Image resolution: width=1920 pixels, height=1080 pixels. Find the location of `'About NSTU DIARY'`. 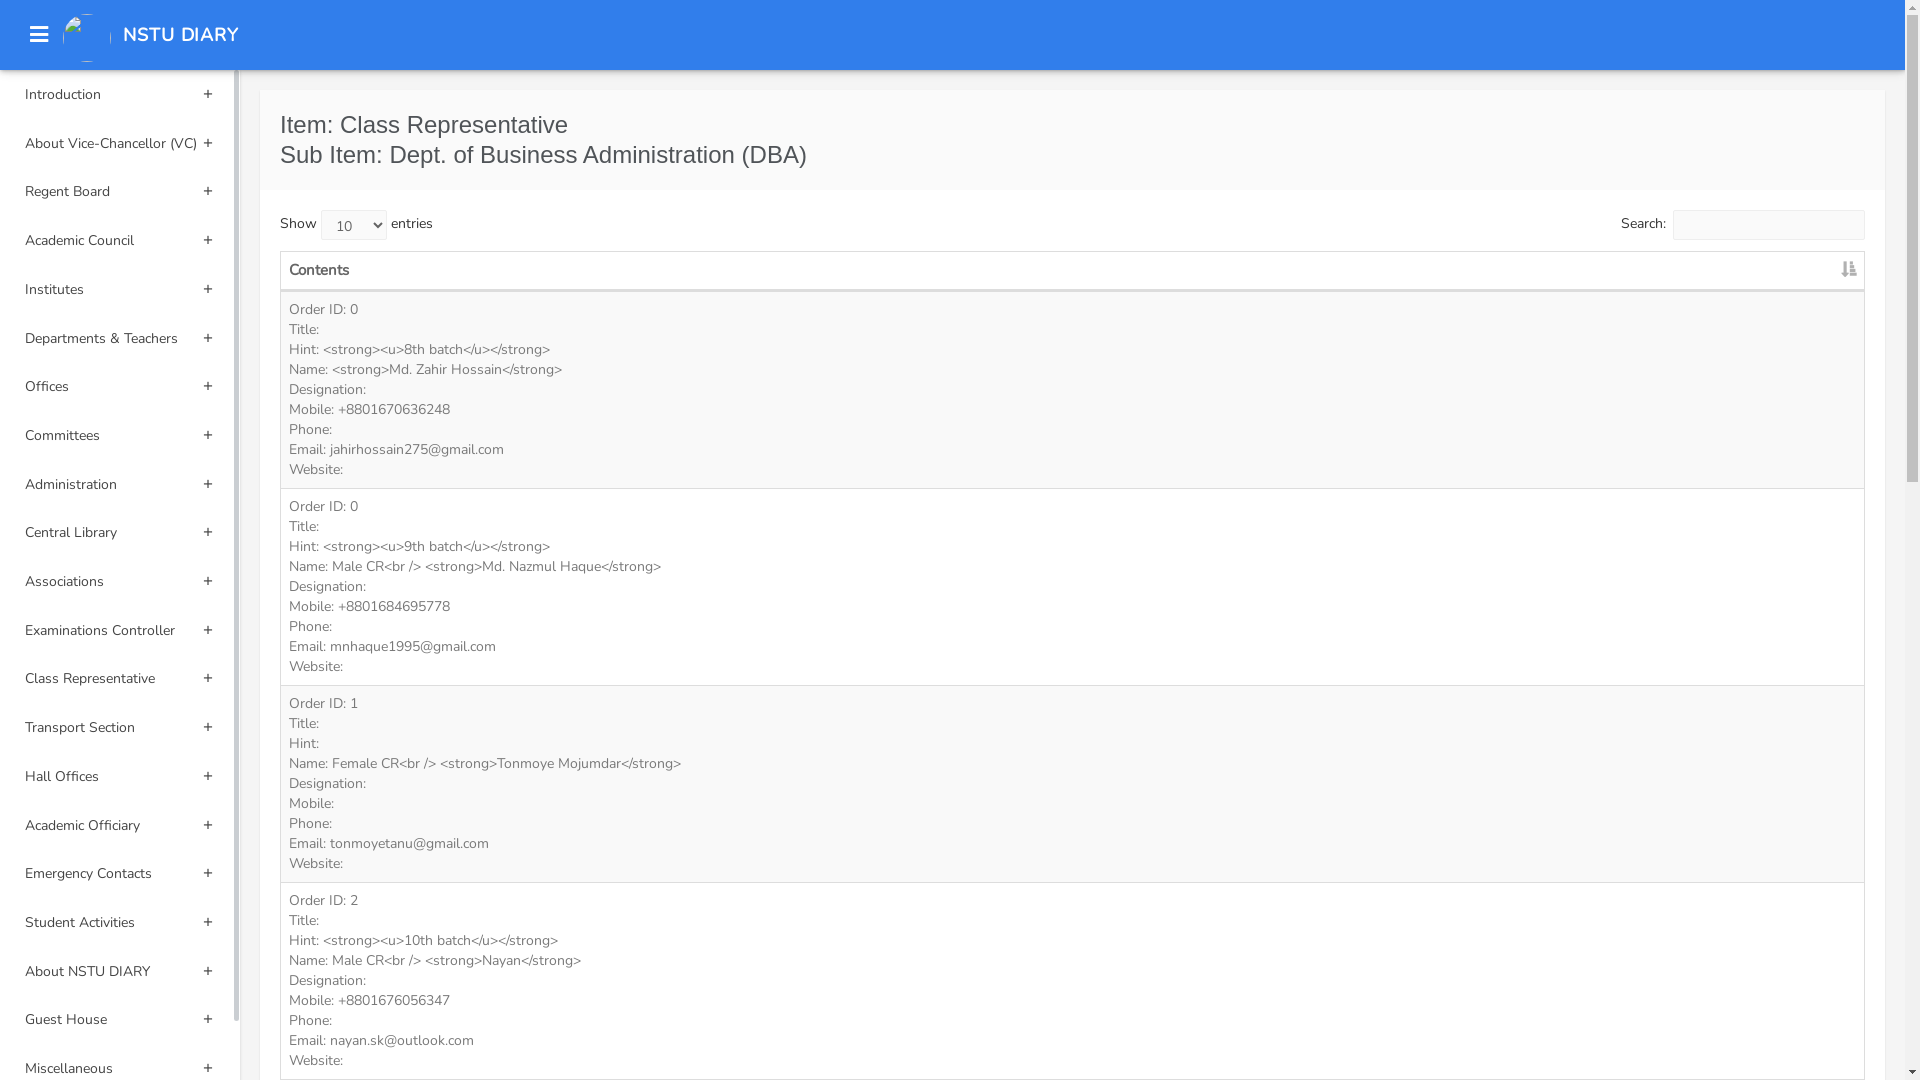

'About NSTU DIARY' is located at coordinates (119, 970).